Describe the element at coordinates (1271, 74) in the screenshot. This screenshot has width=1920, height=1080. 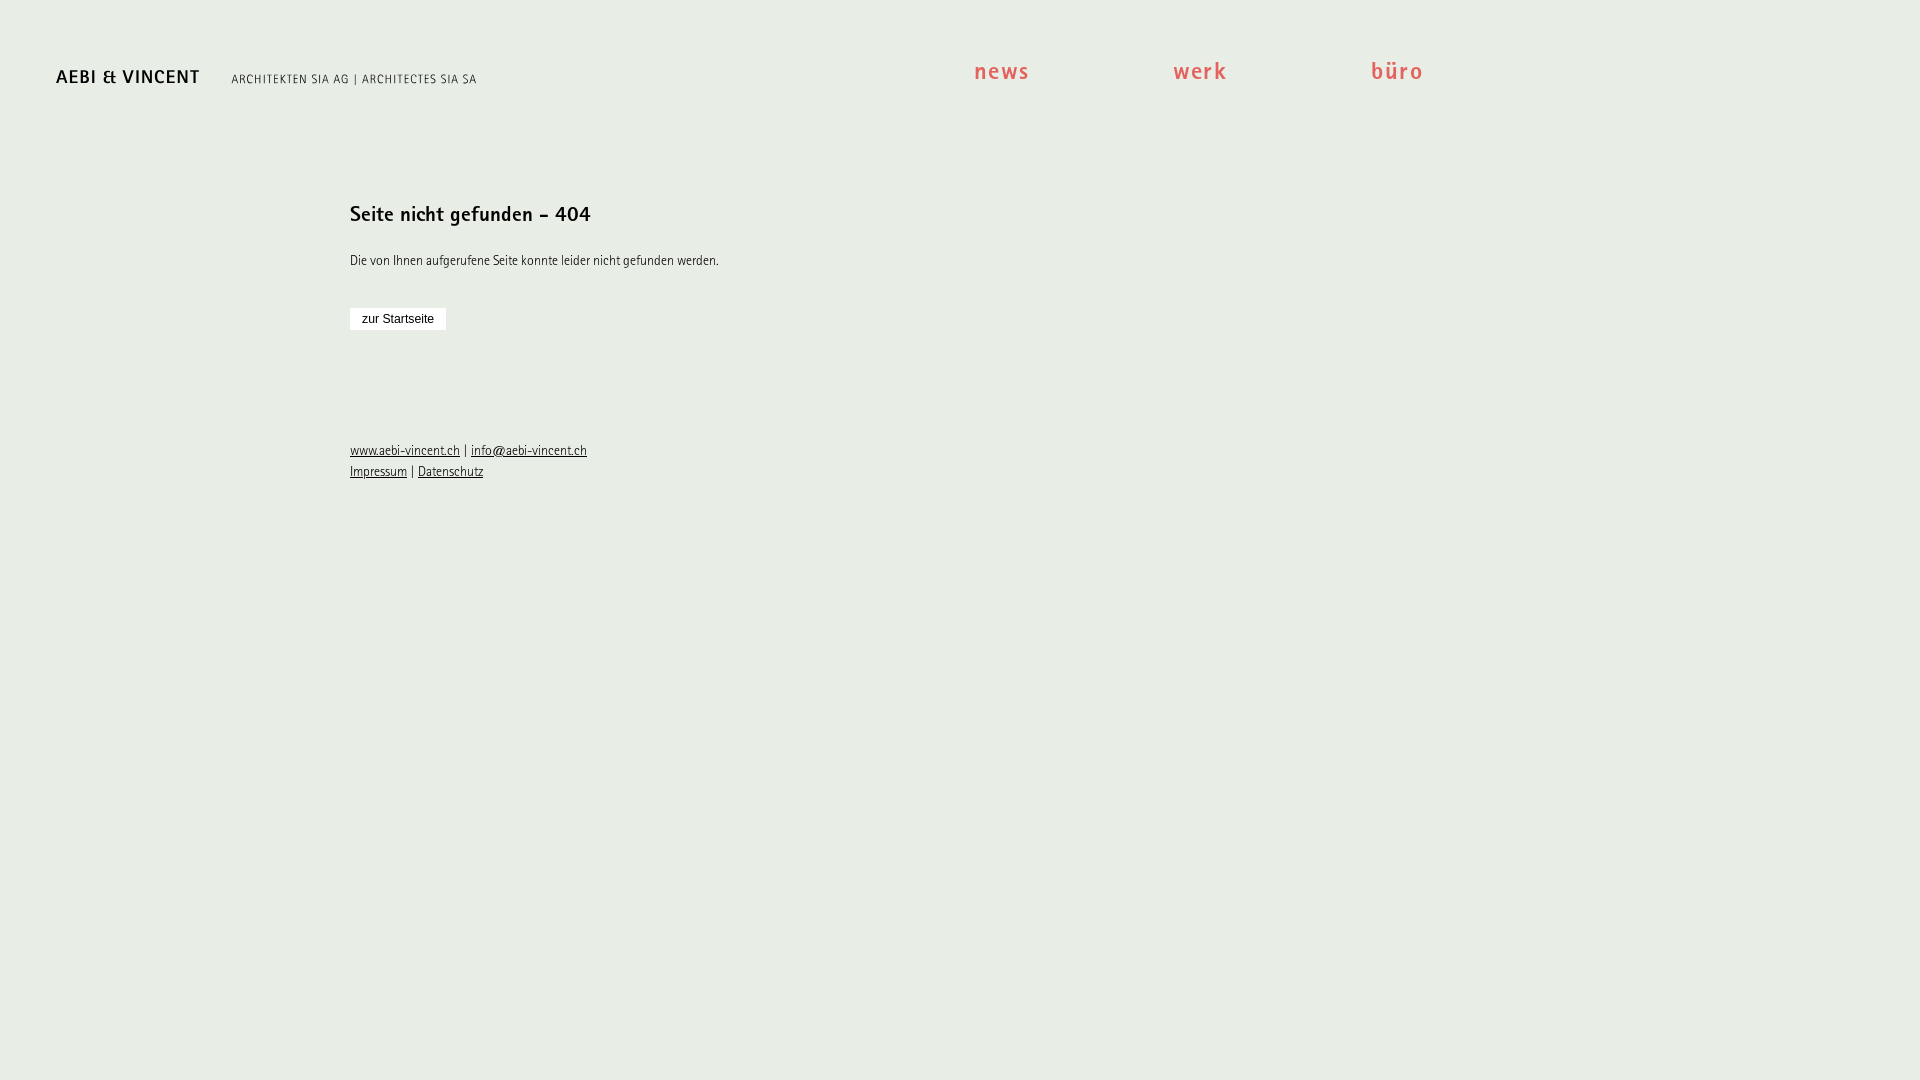
I see `'werk'` at that location.